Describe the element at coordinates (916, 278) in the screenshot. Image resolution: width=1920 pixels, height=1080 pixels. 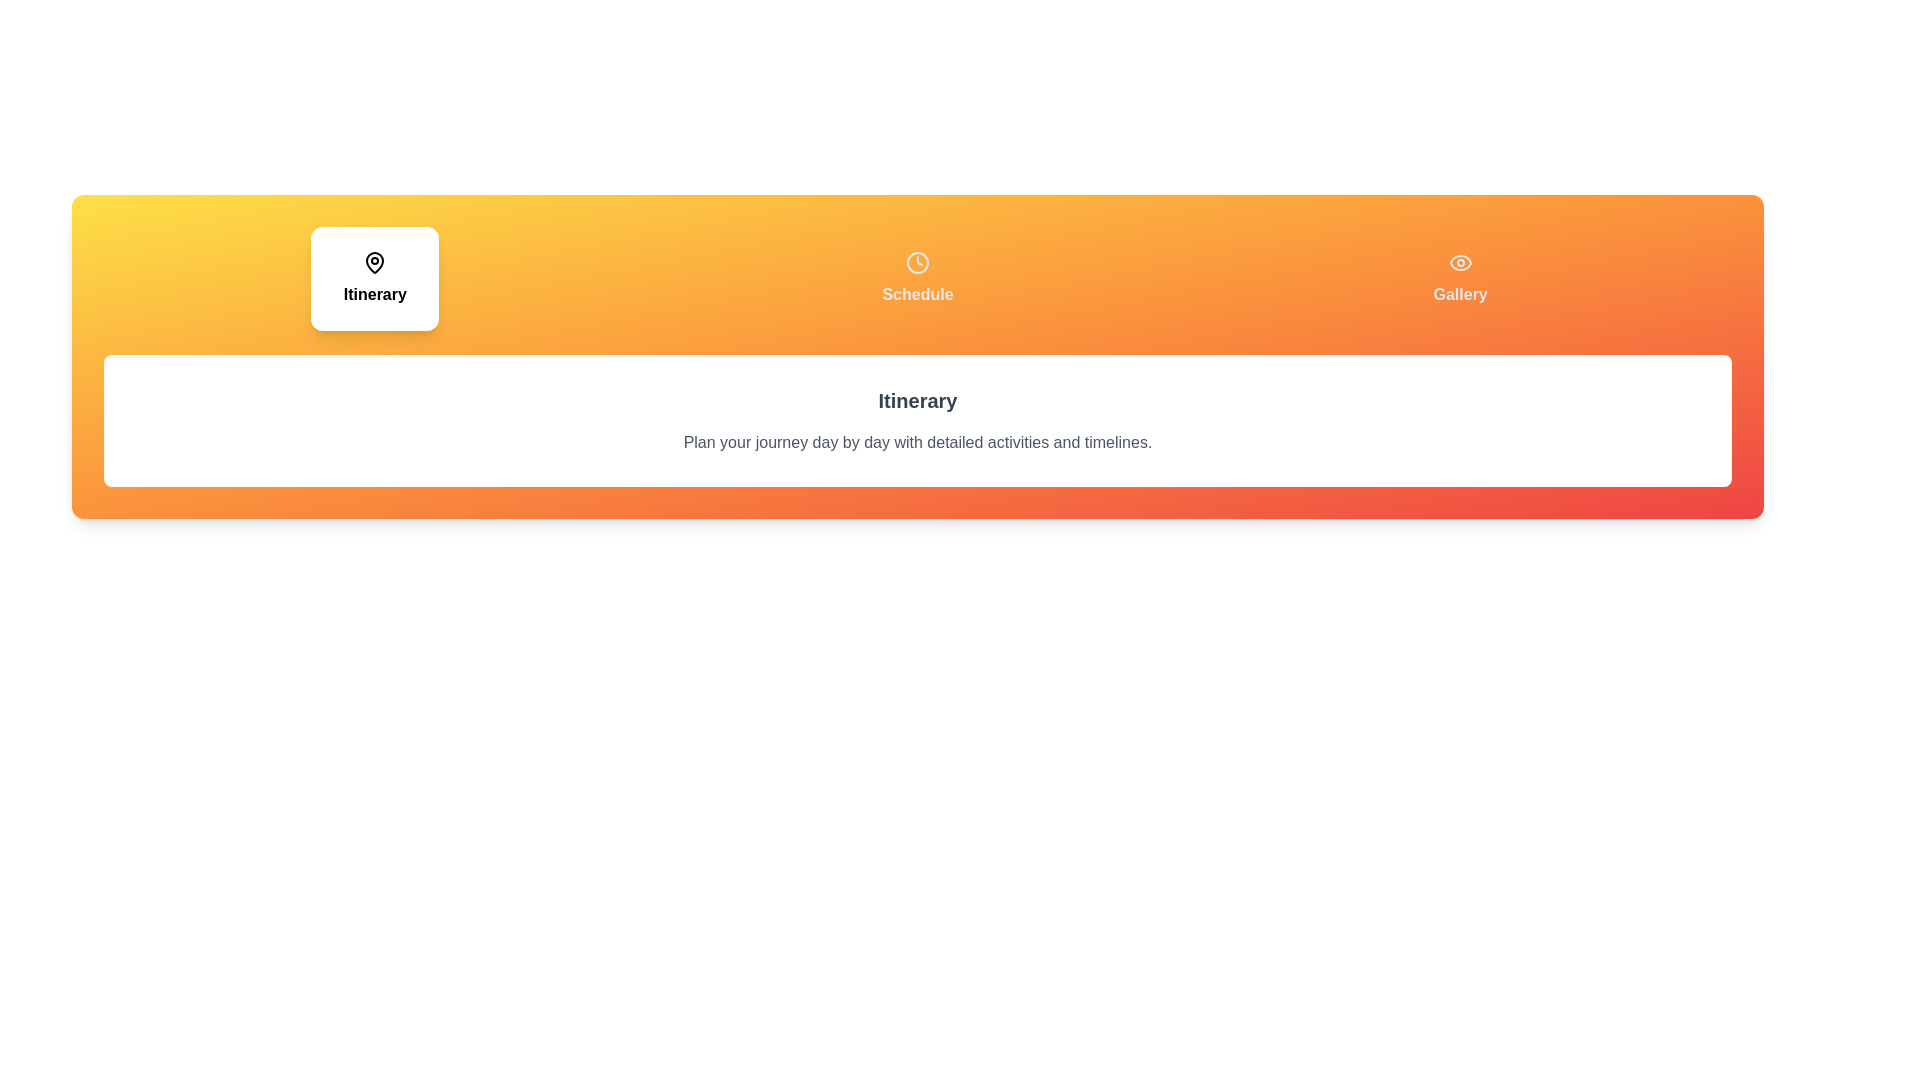
I see `the tab labeled Schedule to view its content` at that location.